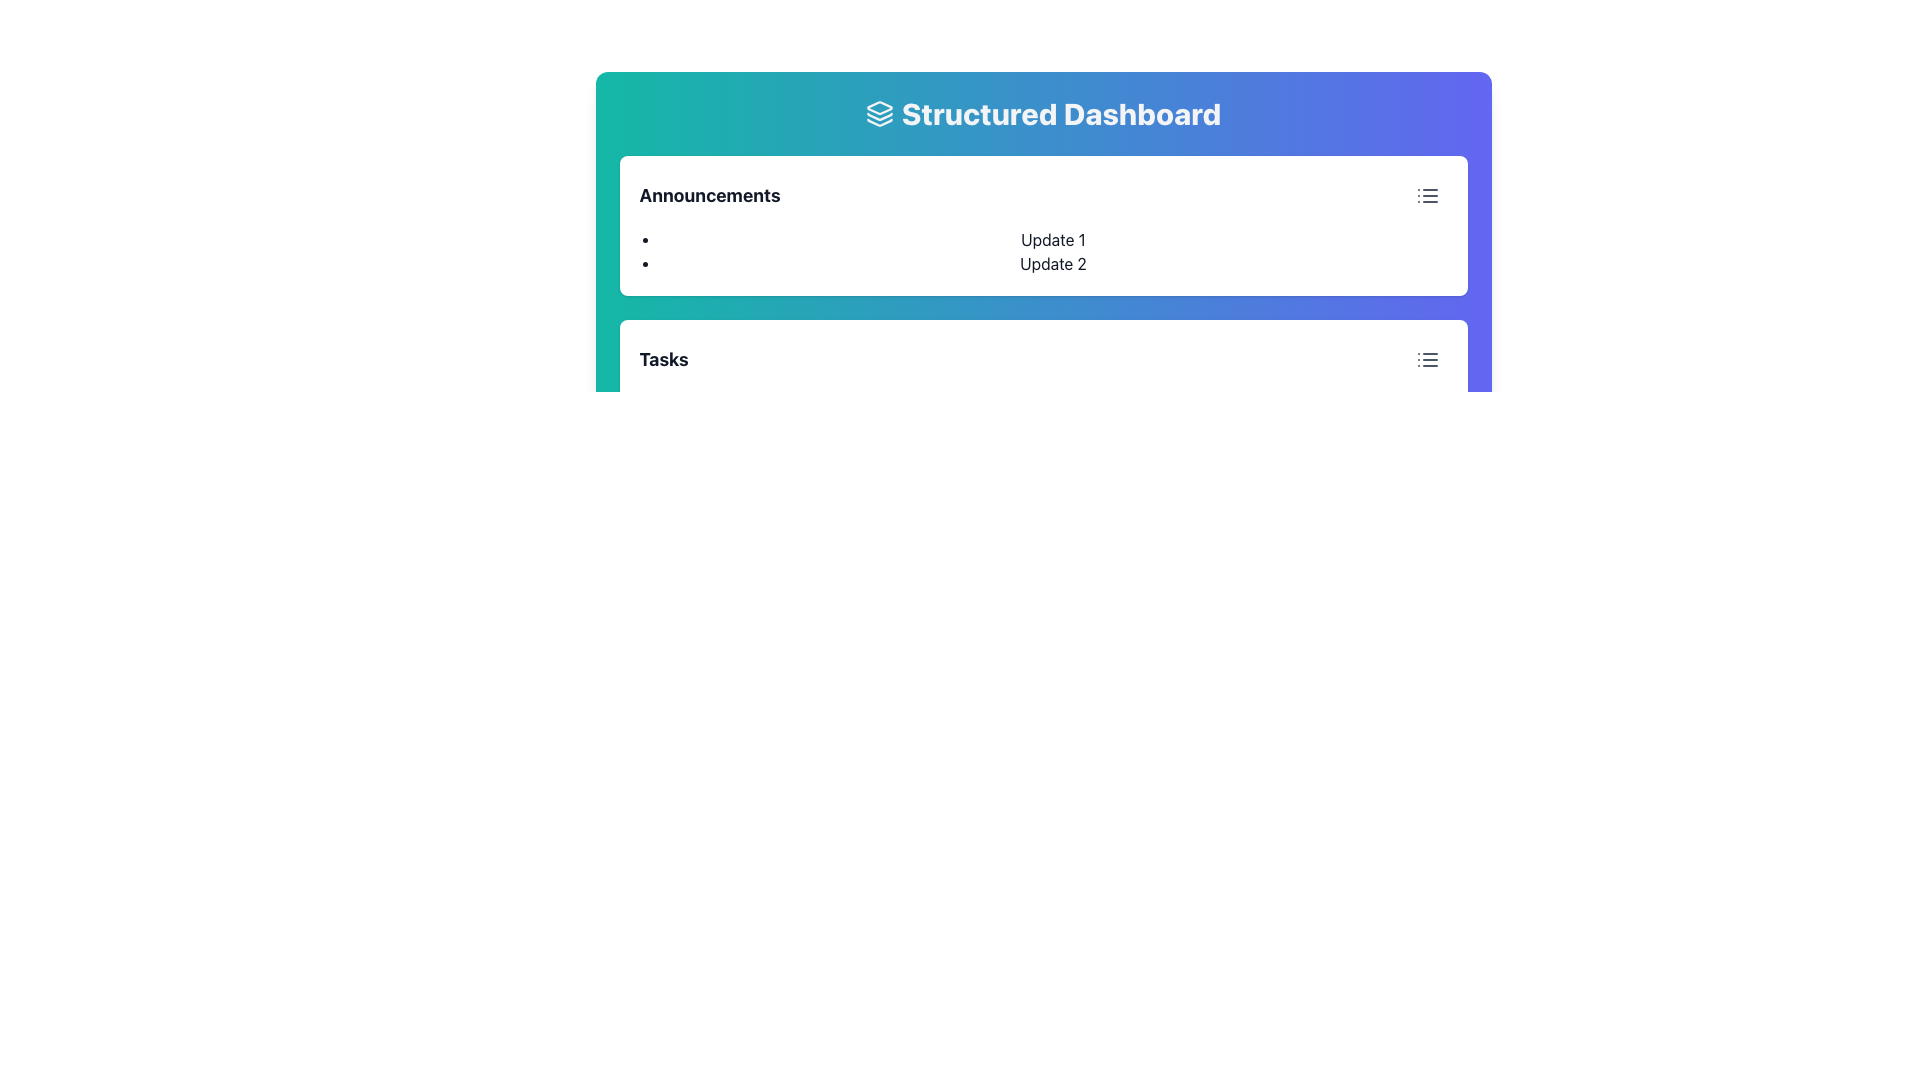 The image size is (1920, 1080). Describe the element at coordinates (1052, 238) in the screenshot. I see `the text element labeled 'Update 1', which is the first item in the bulleted list under the 'Announcements' section` at that location.